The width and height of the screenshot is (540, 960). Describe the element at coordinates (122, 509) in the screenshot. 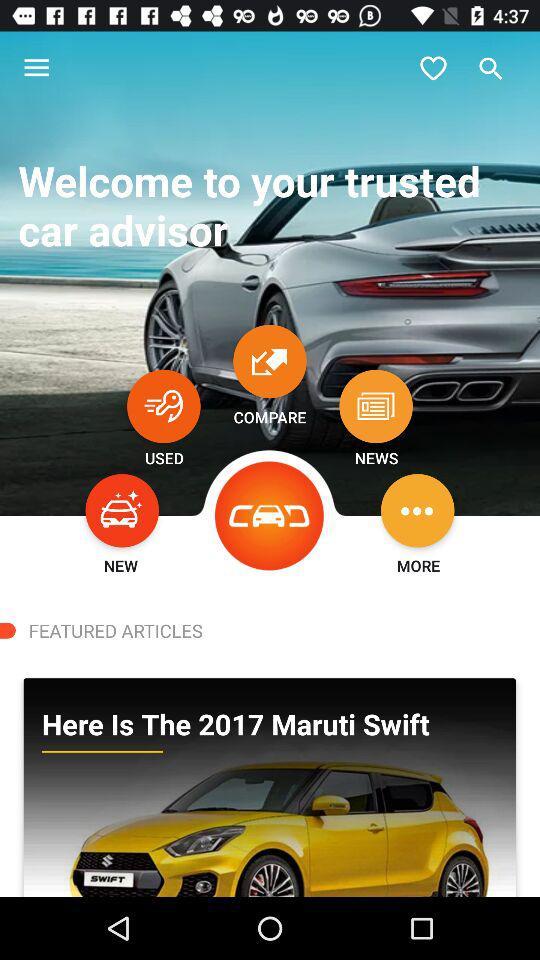

I see `icon below the used item` at that location.